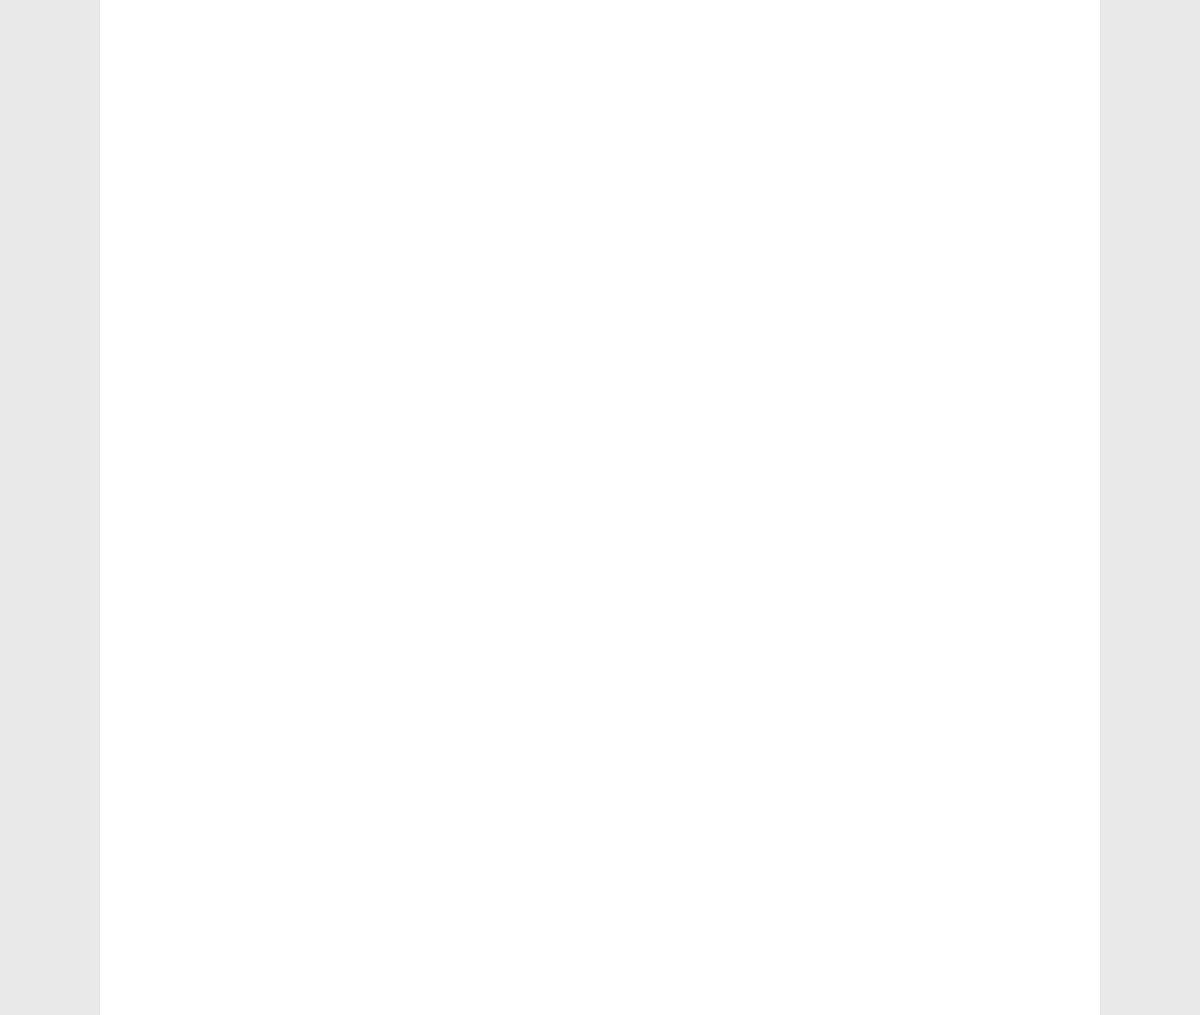 The width and height of the screenshot is (1200, 1015). What do you see at coordinates (887, 200) in the screenshot?
I see `'zigopay'` at bounding box center [887, 200].